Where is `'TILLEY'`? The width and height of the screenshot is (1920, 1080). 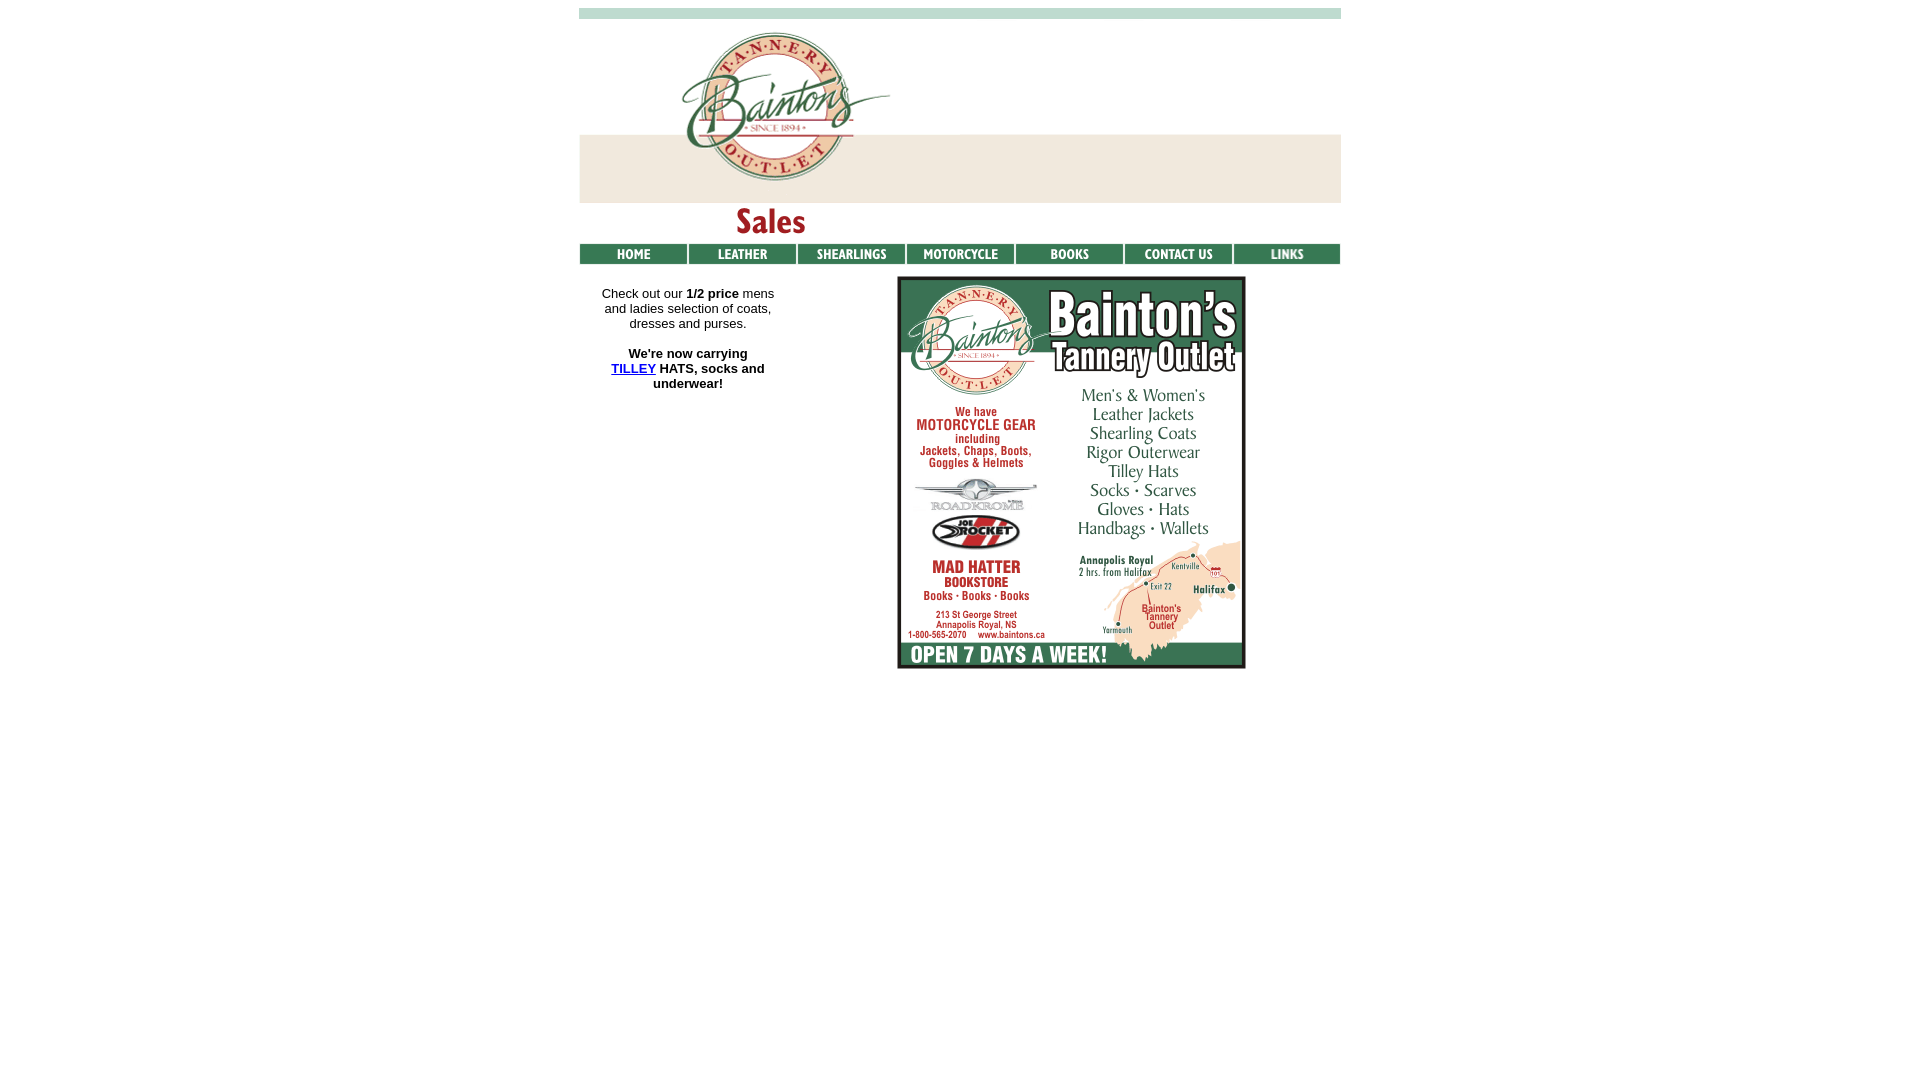 'TILLEY' is located at coordinates (632, 368).